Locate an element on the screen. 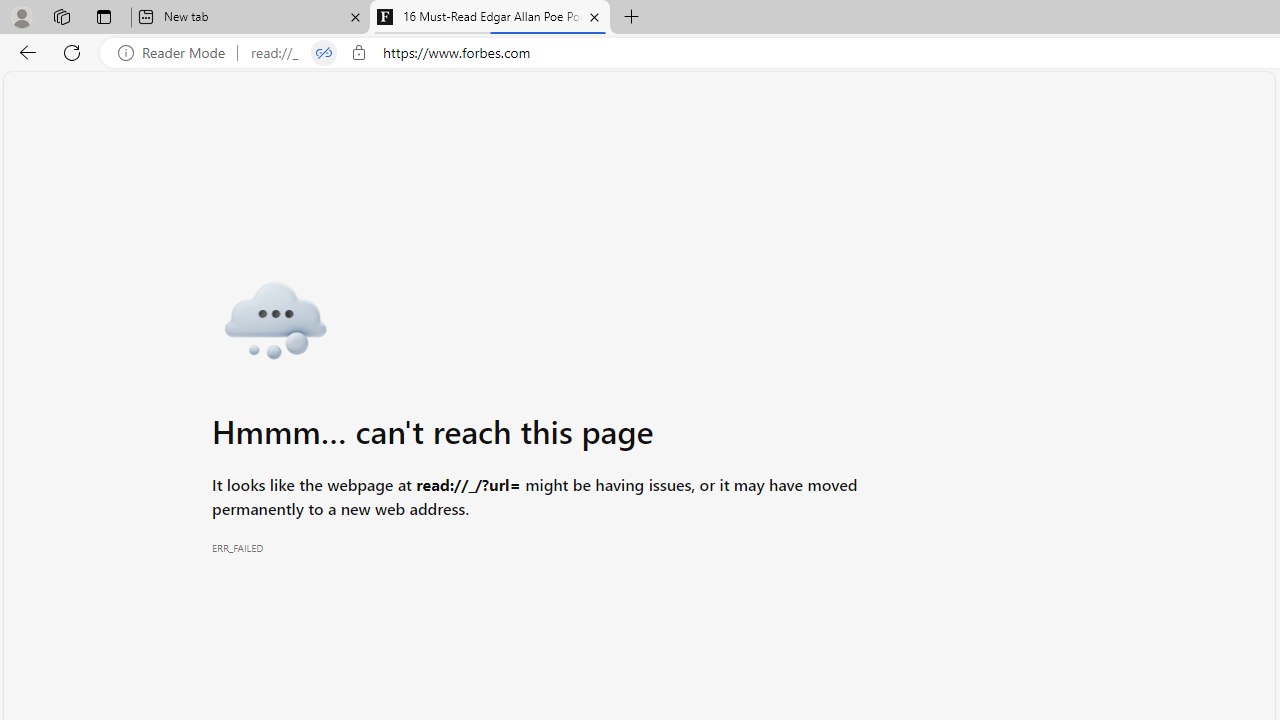  'Tabs in split screen' is located at coordinates (323, 52).